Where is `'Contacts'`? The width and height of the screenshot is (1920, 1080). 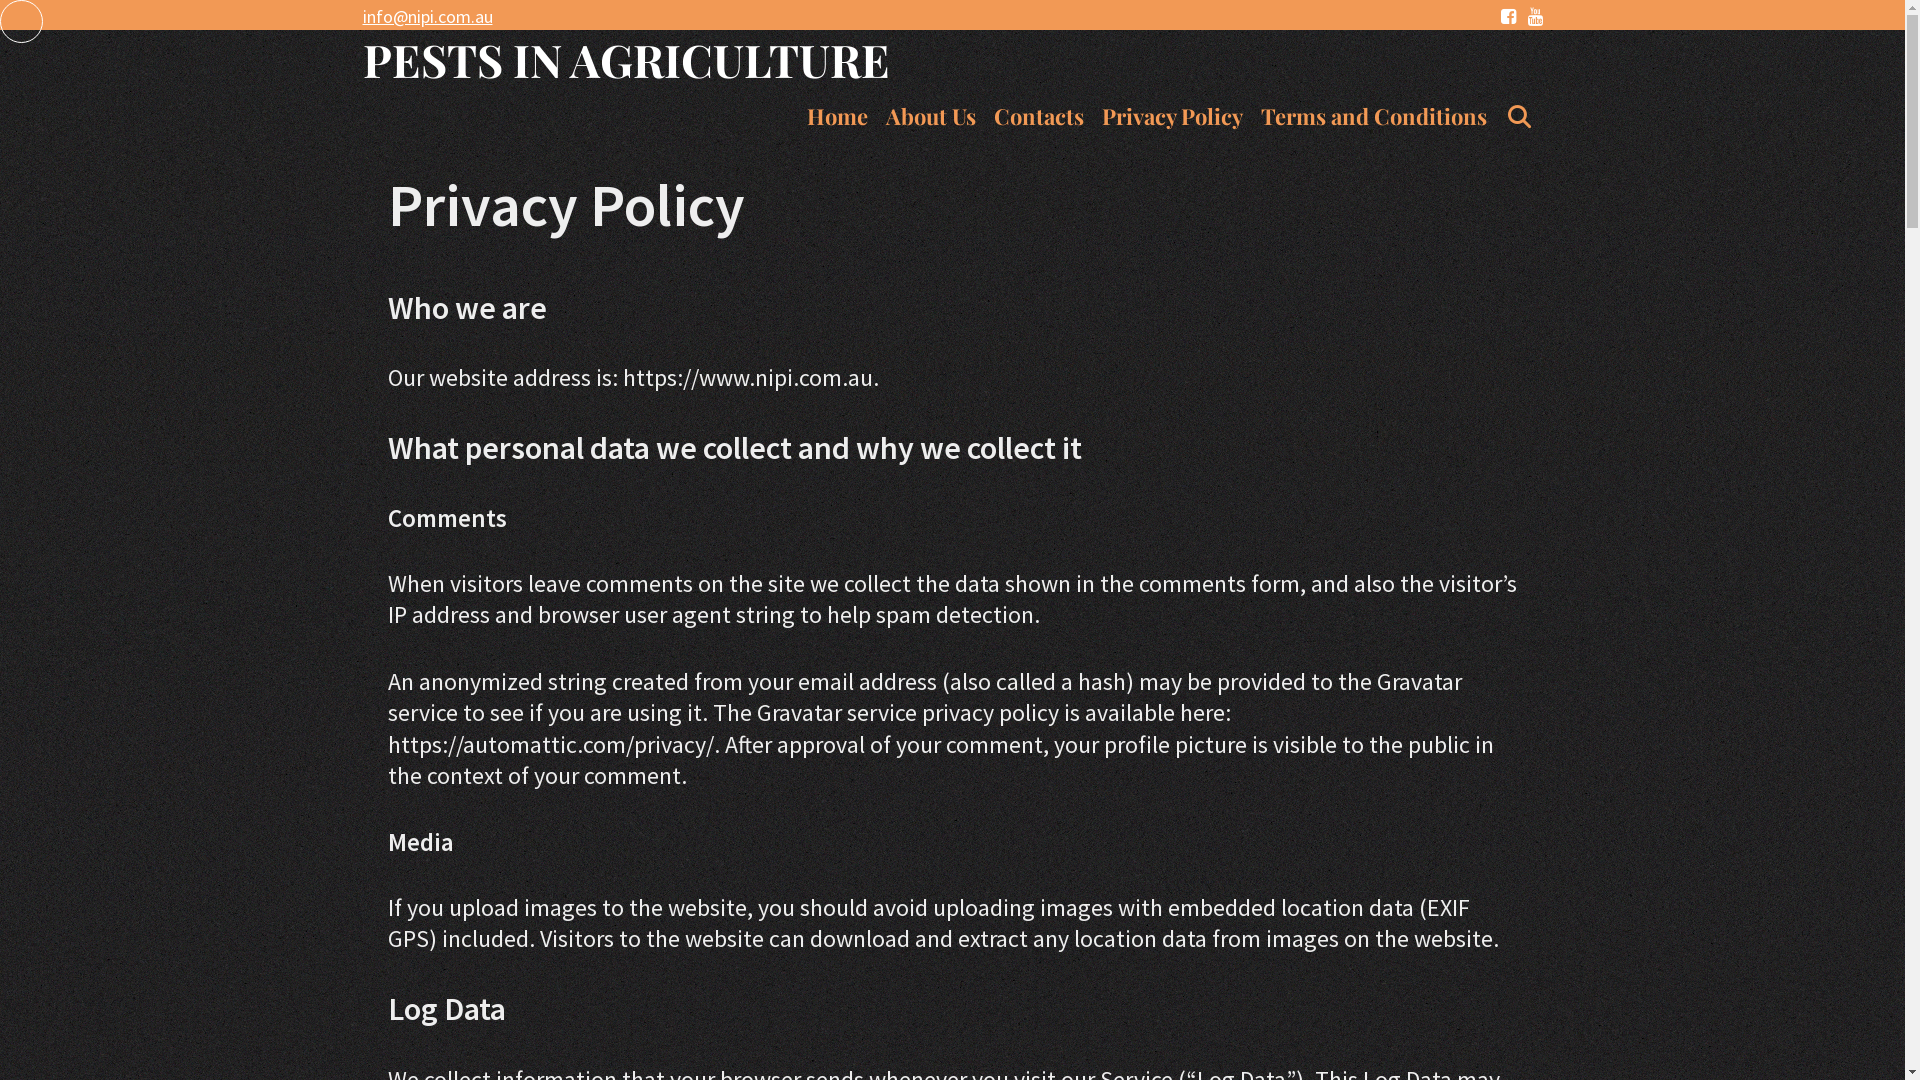
'Contacts' is located at coordinates (1038, 116).